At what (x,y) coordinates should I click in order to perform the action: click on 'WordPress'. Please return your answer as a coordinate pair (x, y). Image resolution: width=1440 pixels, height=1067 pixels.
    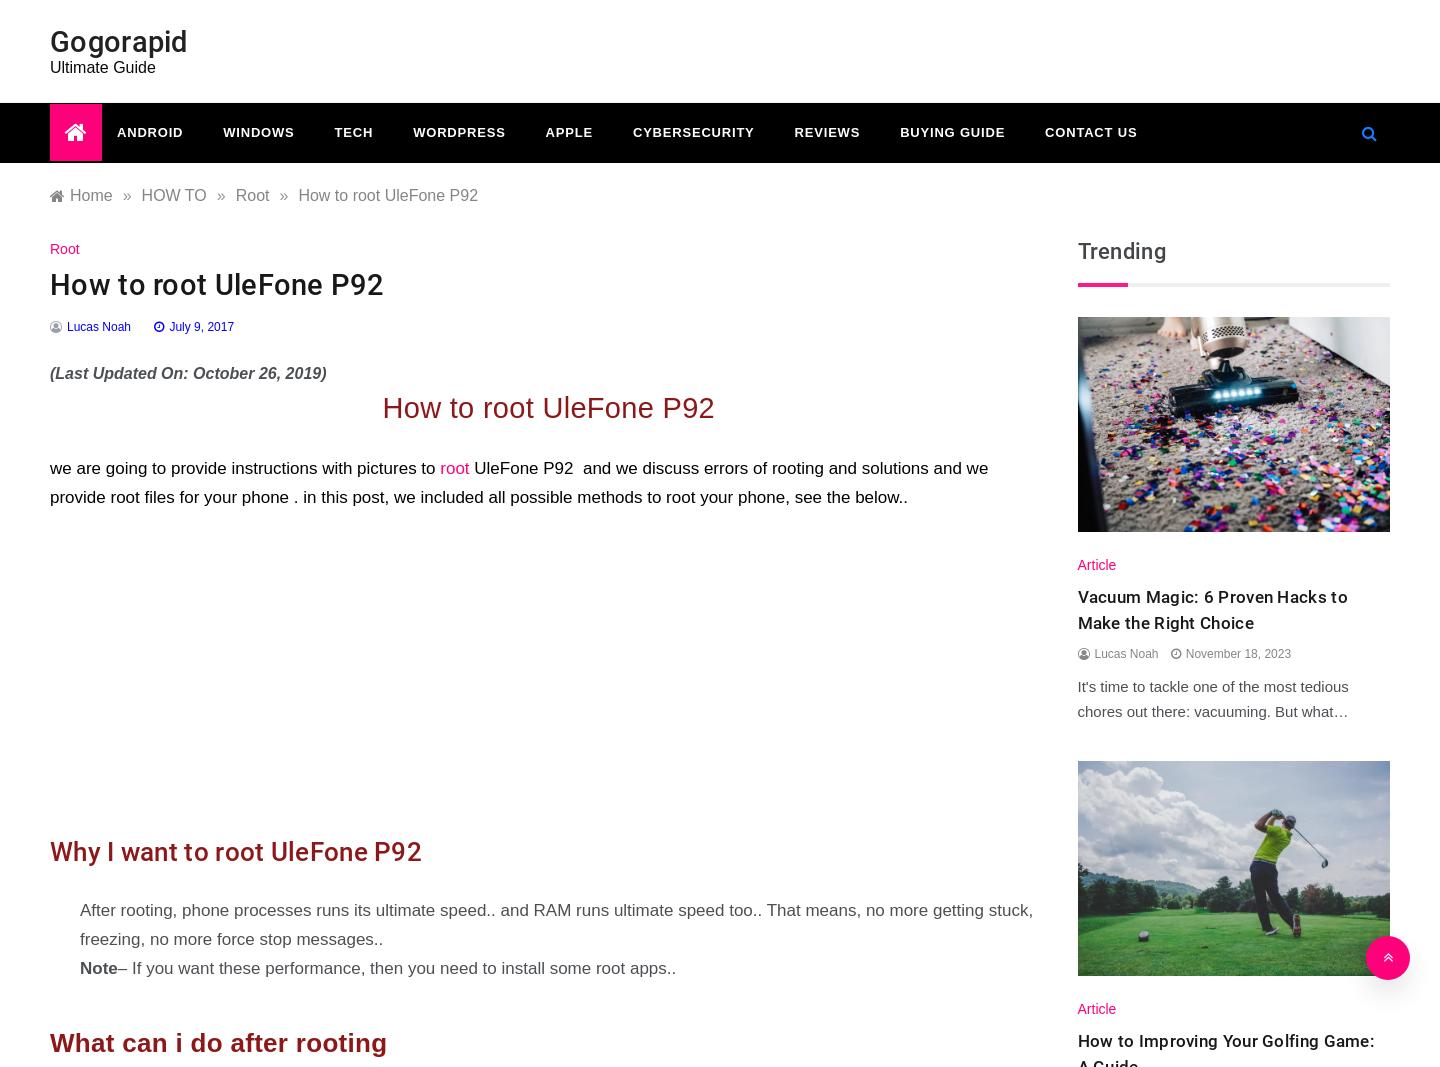
    Looking at the image, I should click on (458, 131).